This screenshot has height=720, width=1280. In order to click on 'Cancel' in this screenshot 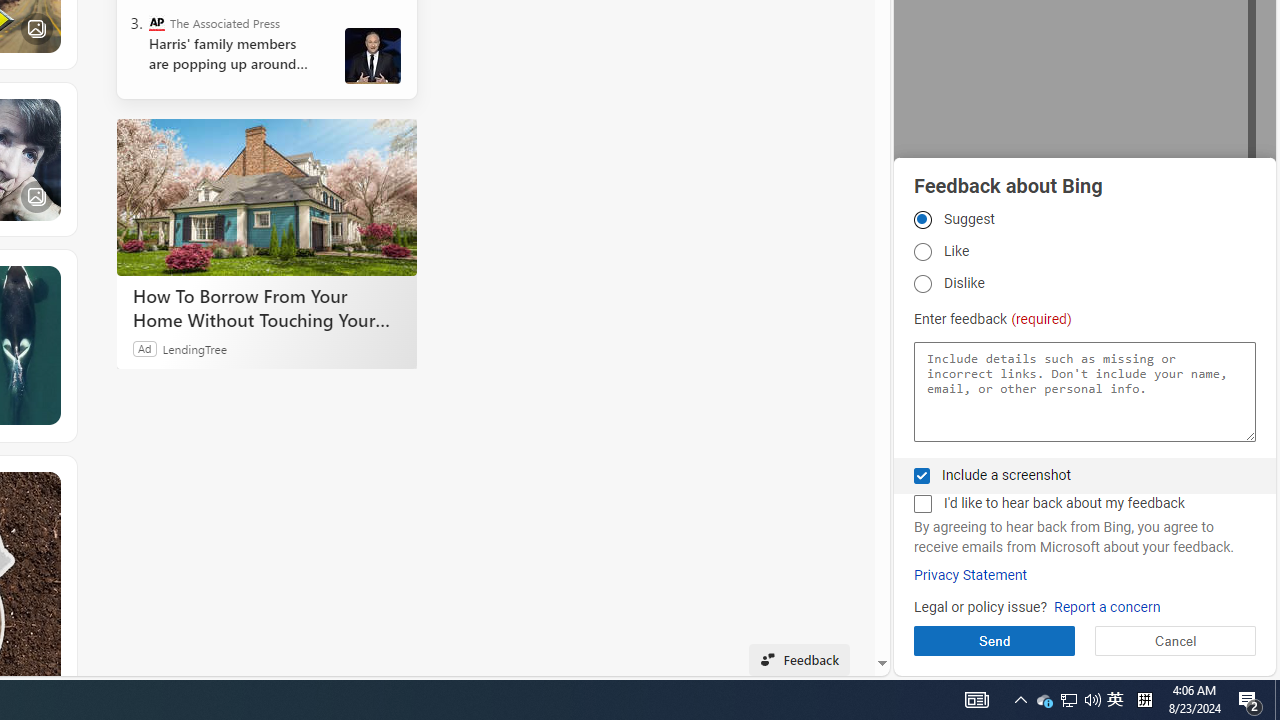, I will do `click(1175, 640)`.